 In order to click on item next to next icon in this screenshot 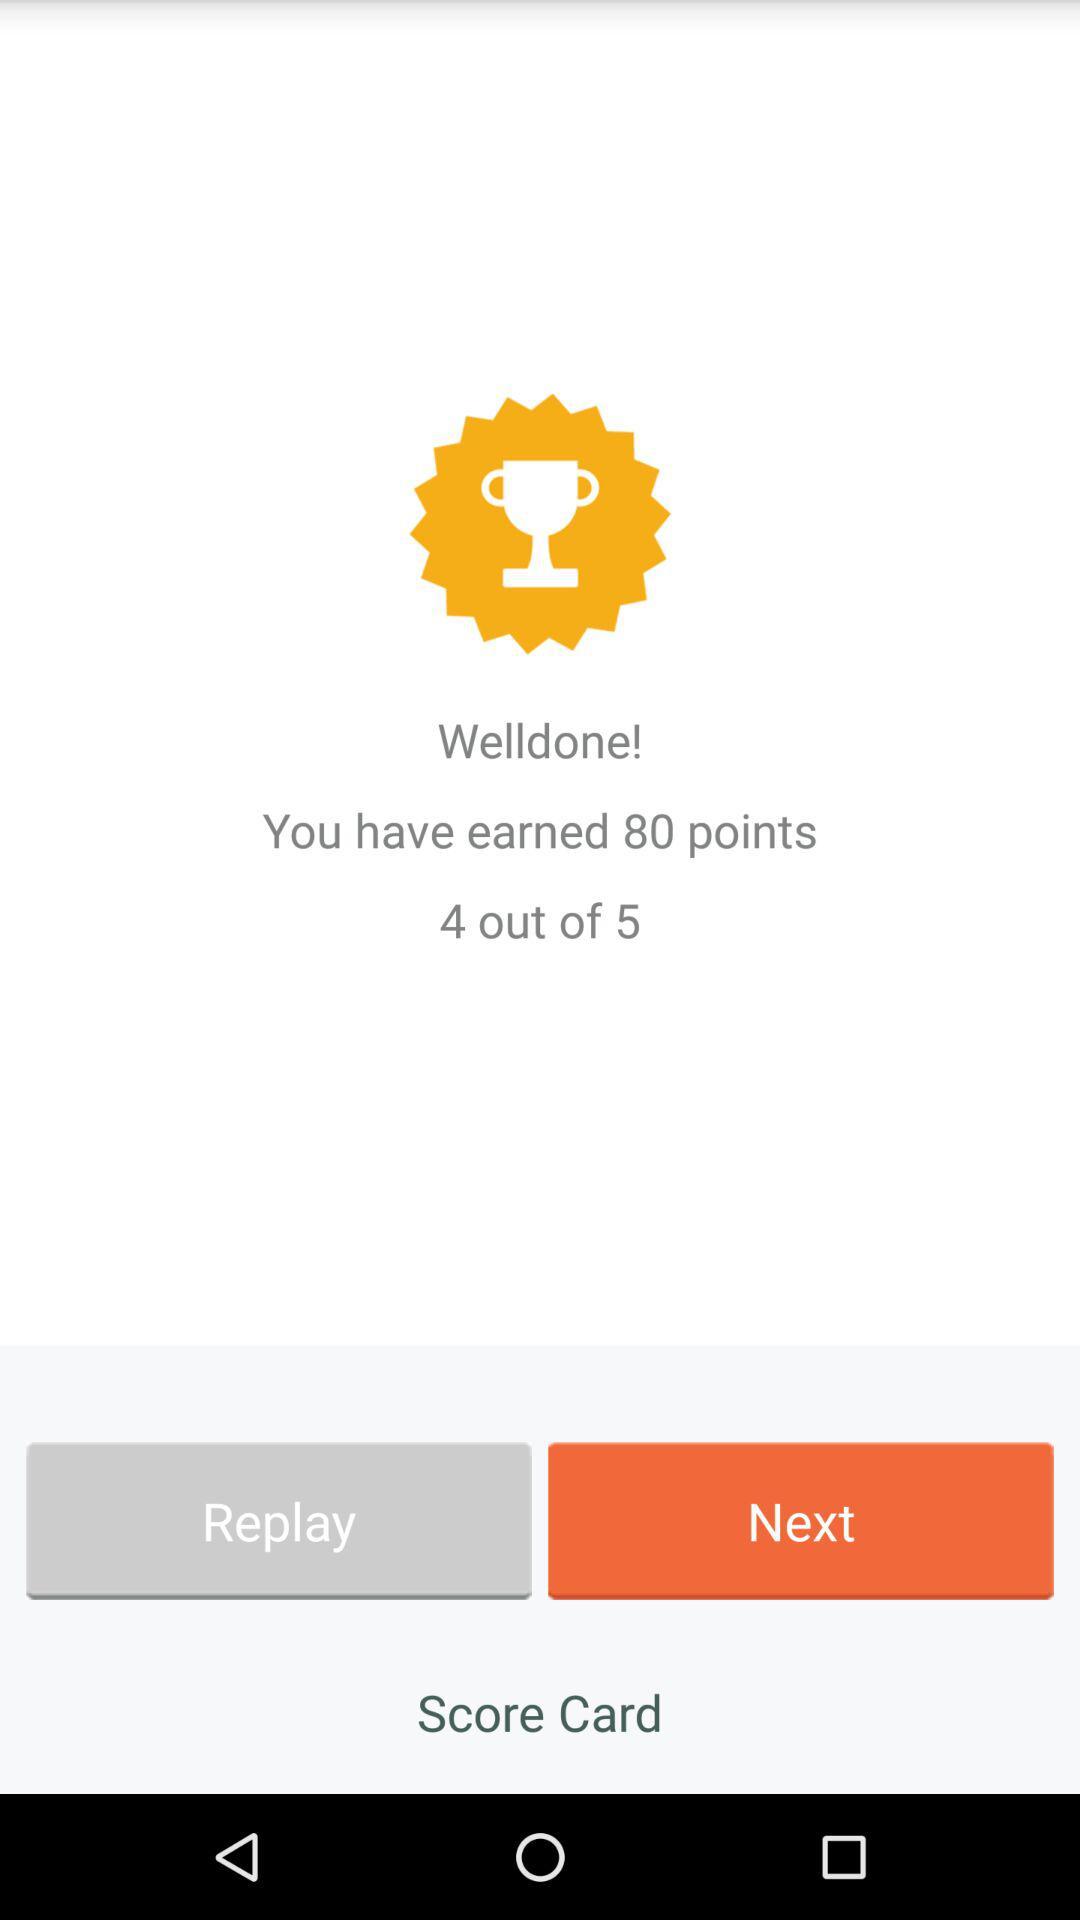, I will do `click(278, 1520)`.